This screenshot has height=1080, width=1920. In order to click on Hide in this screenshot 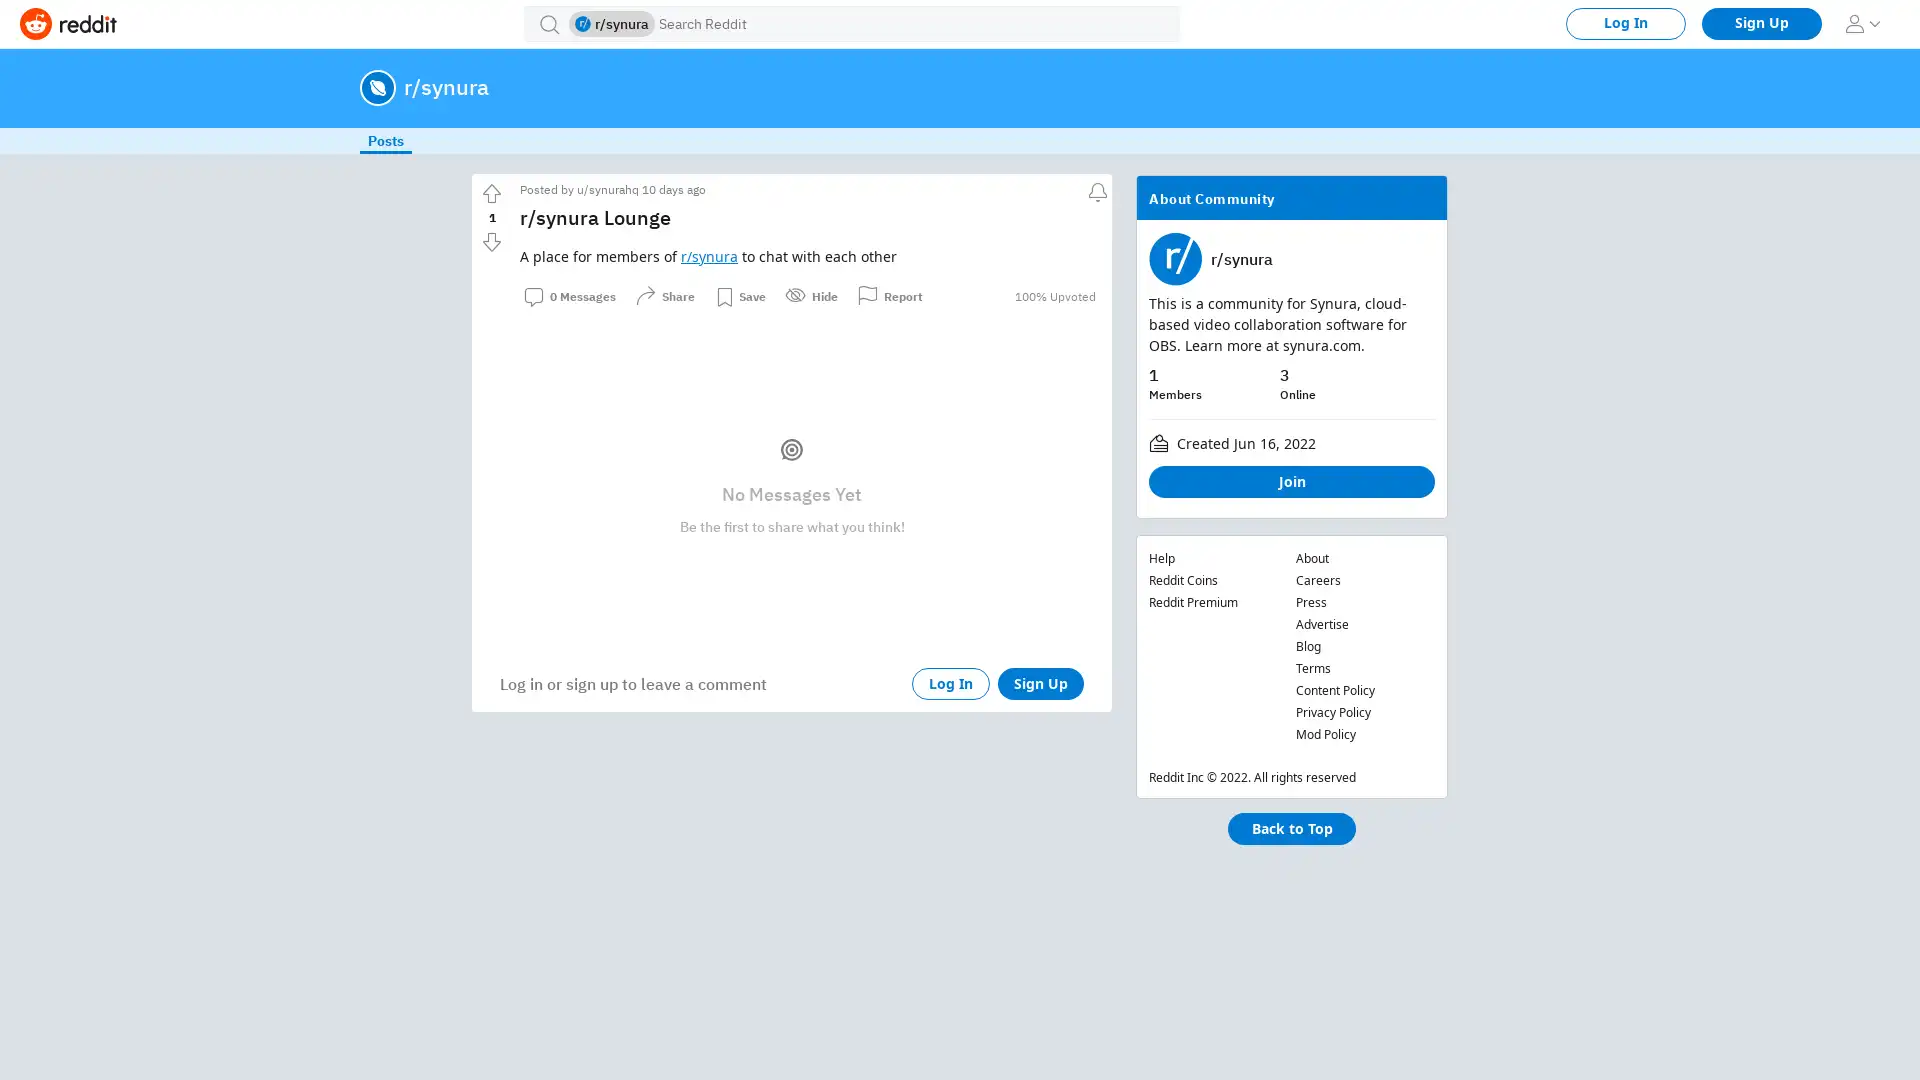, I will do `click(811, 296)`.